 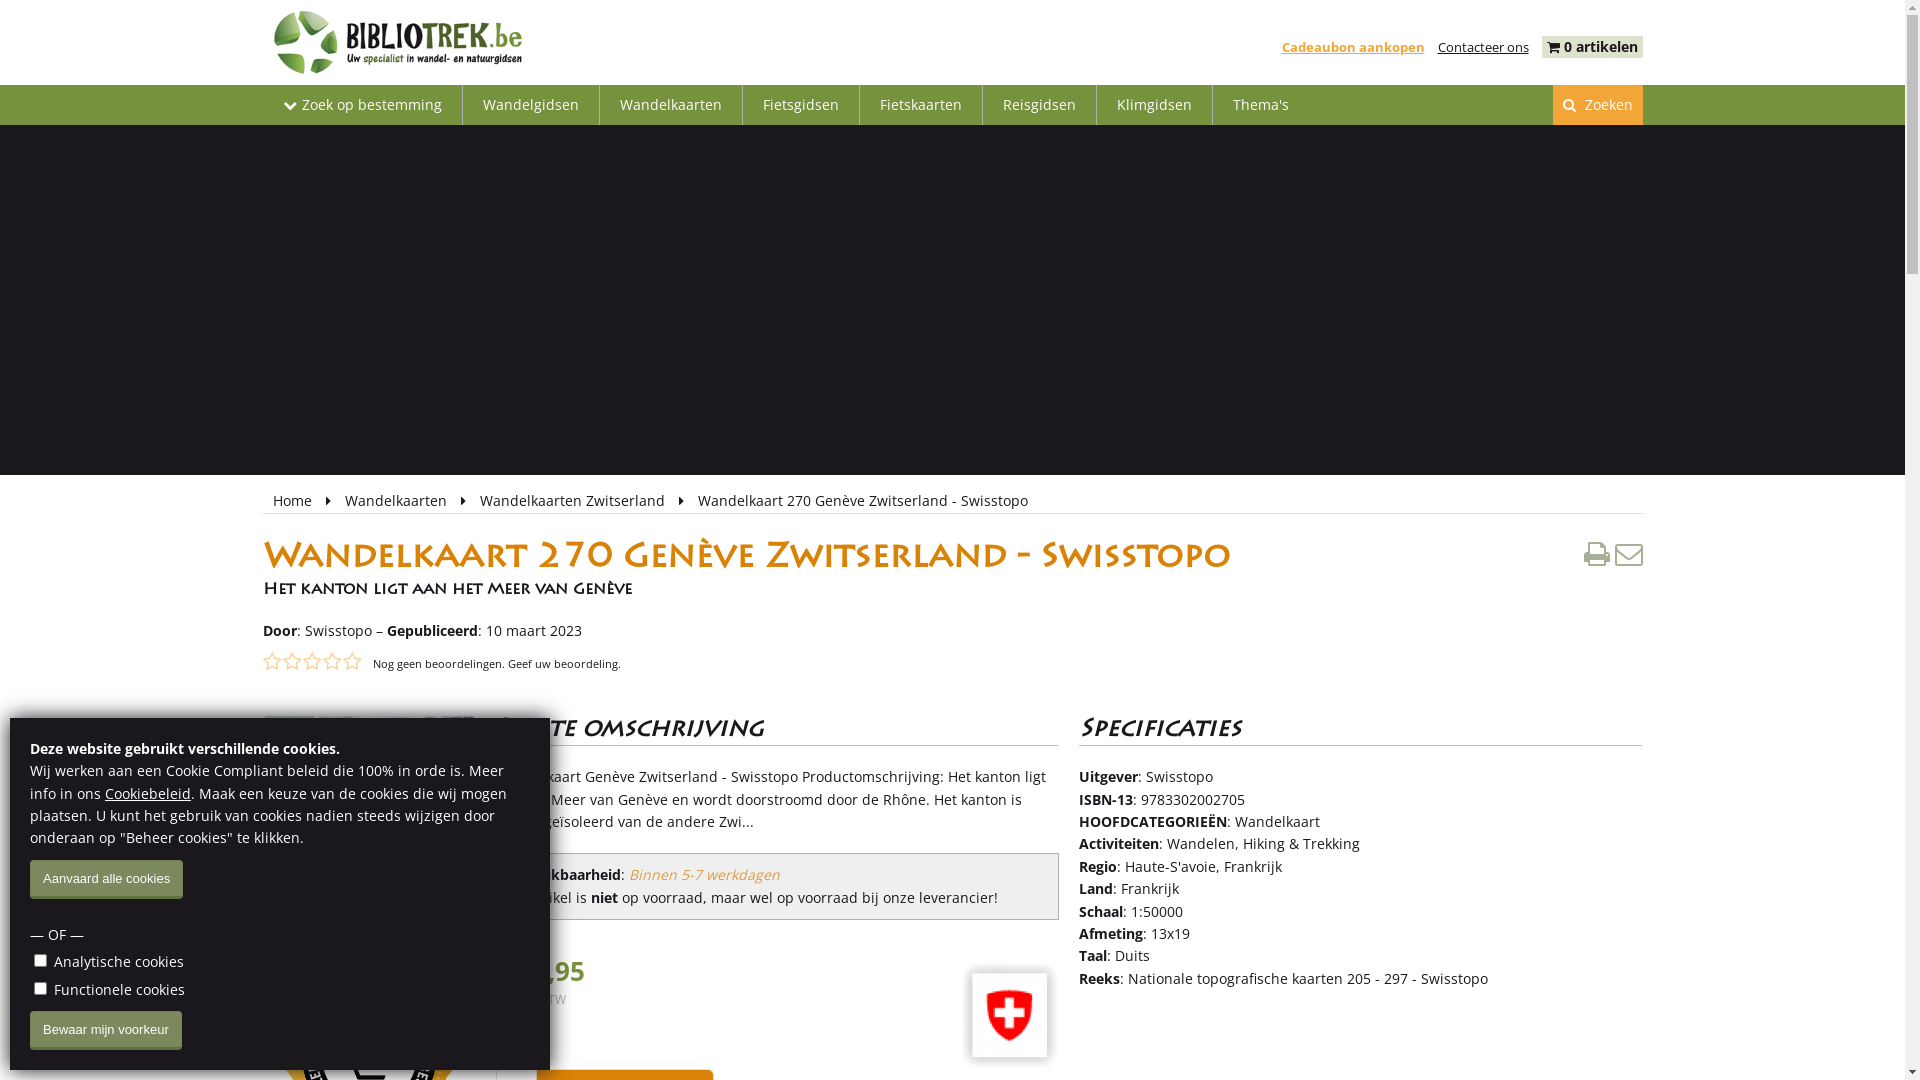 I want to click on 'Cadeaubon aankopen', so click(x=1353, y=46).